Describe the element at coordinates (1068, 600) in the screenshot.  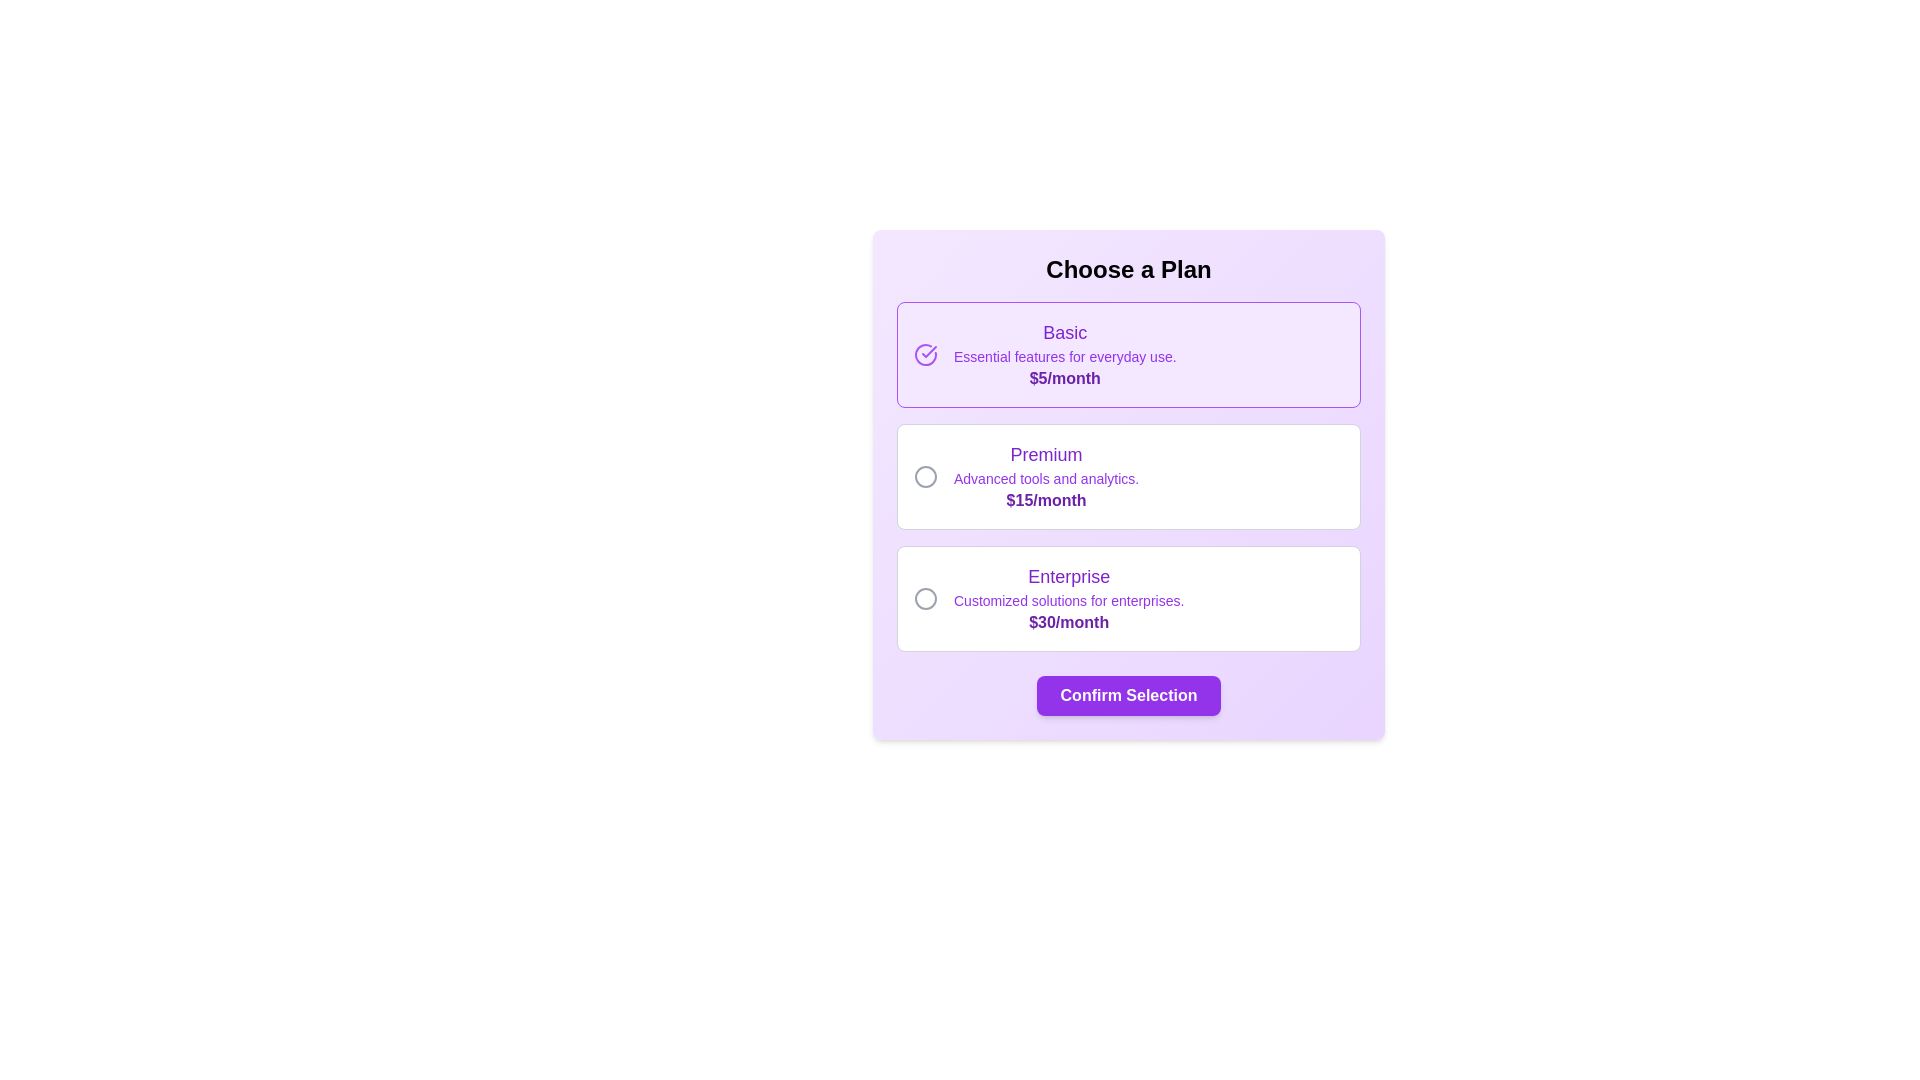
I see `the textual label that states 'Customized solutions for enterprises.' located in the lower section of the 'Enterprise' plan box` at that location.